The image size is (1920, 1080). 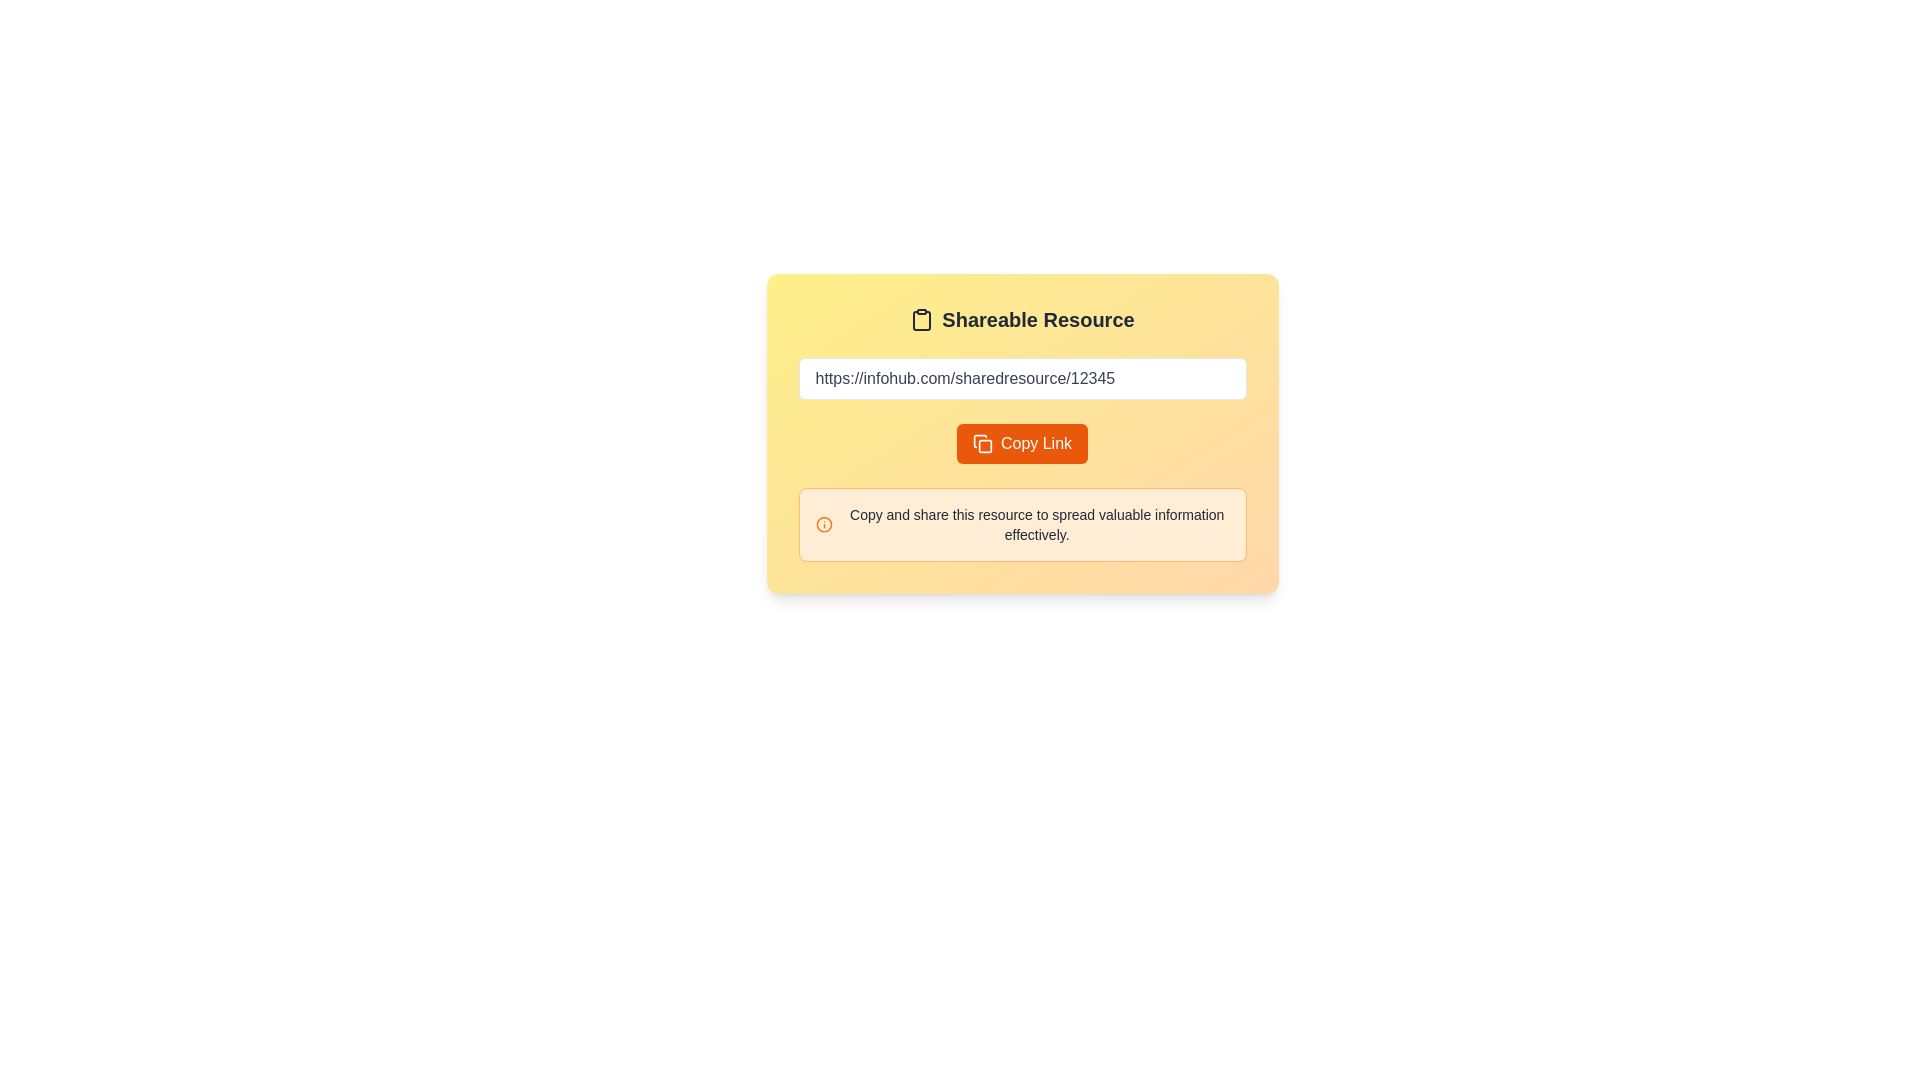 I want to click on the 'Shareable Resource' text heading with a clipboard icon, which is positioned at the top of a card layout with a yellow to orange gradient background, so click(x=1022, y=319).